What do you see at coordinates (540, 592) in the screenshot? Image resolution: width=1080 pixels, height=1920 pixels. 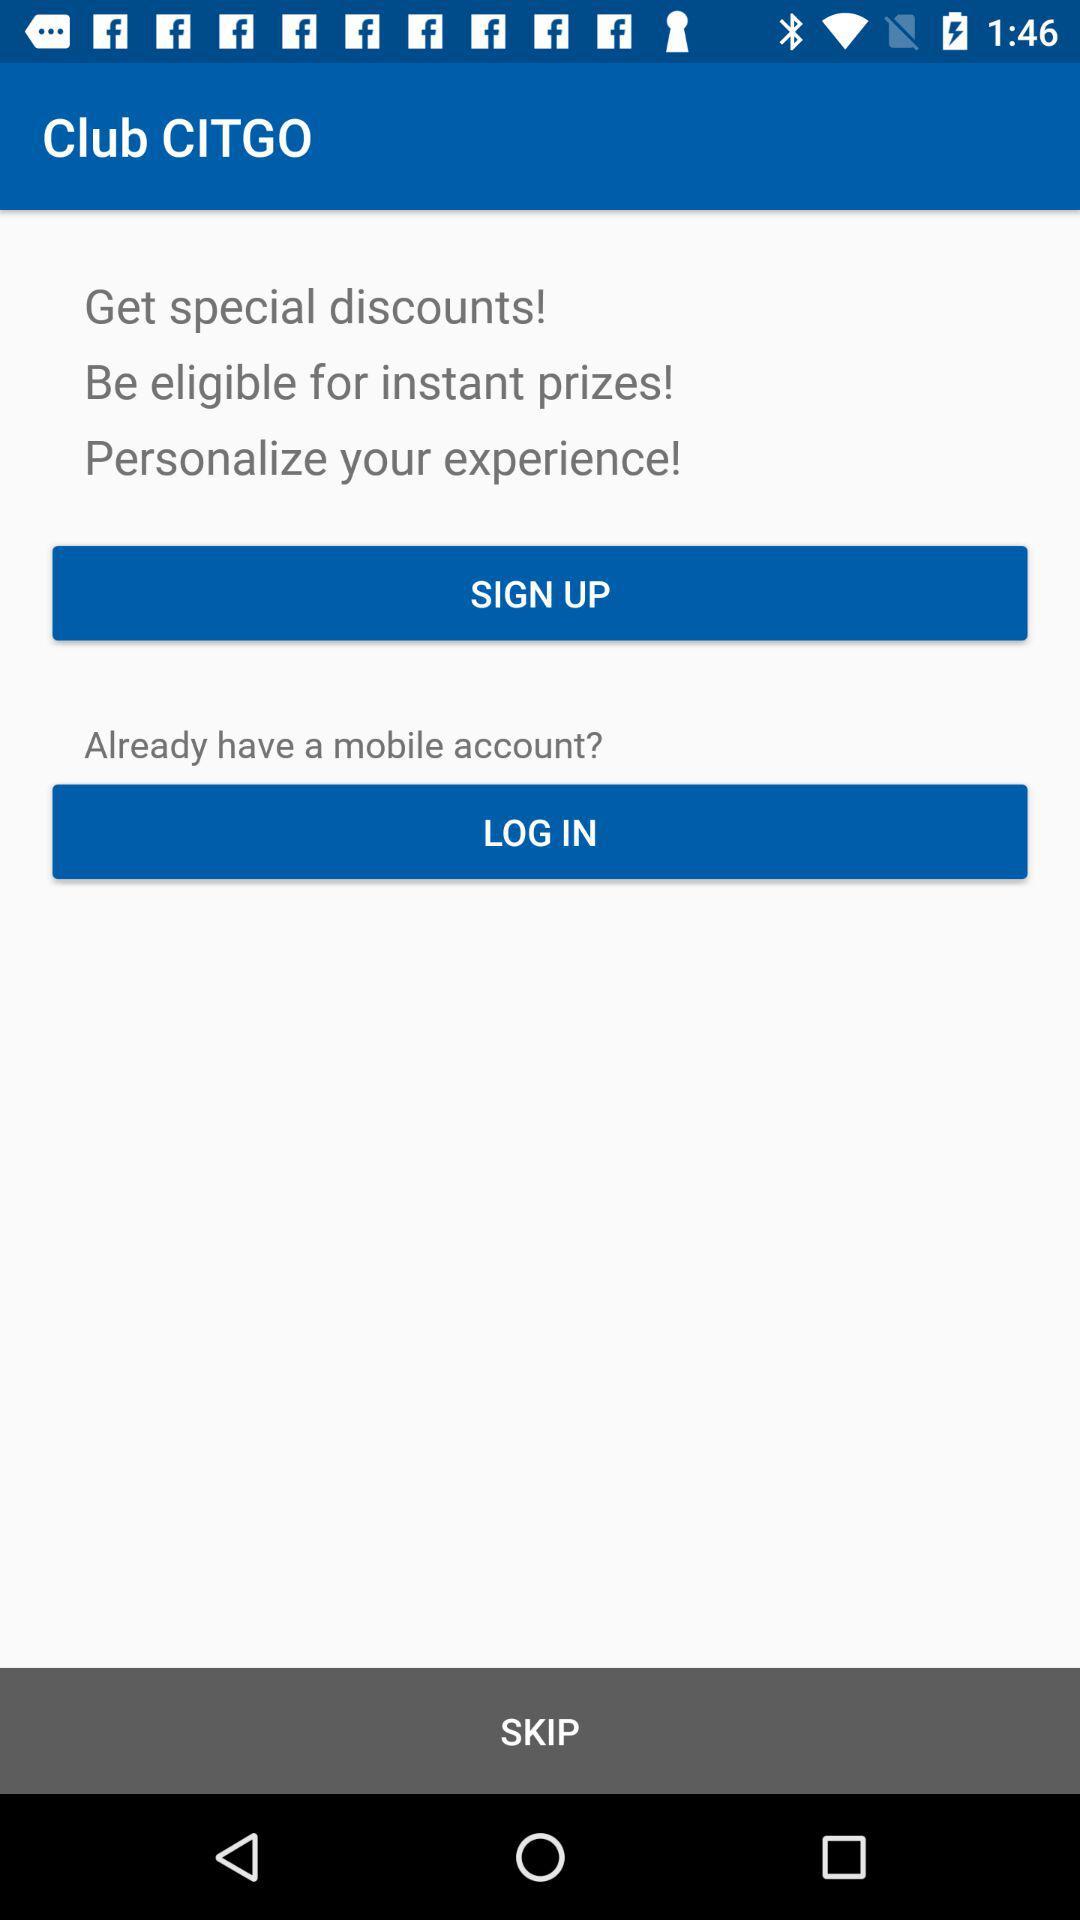 I see `sign up icon` at bounding box center [540, 592].